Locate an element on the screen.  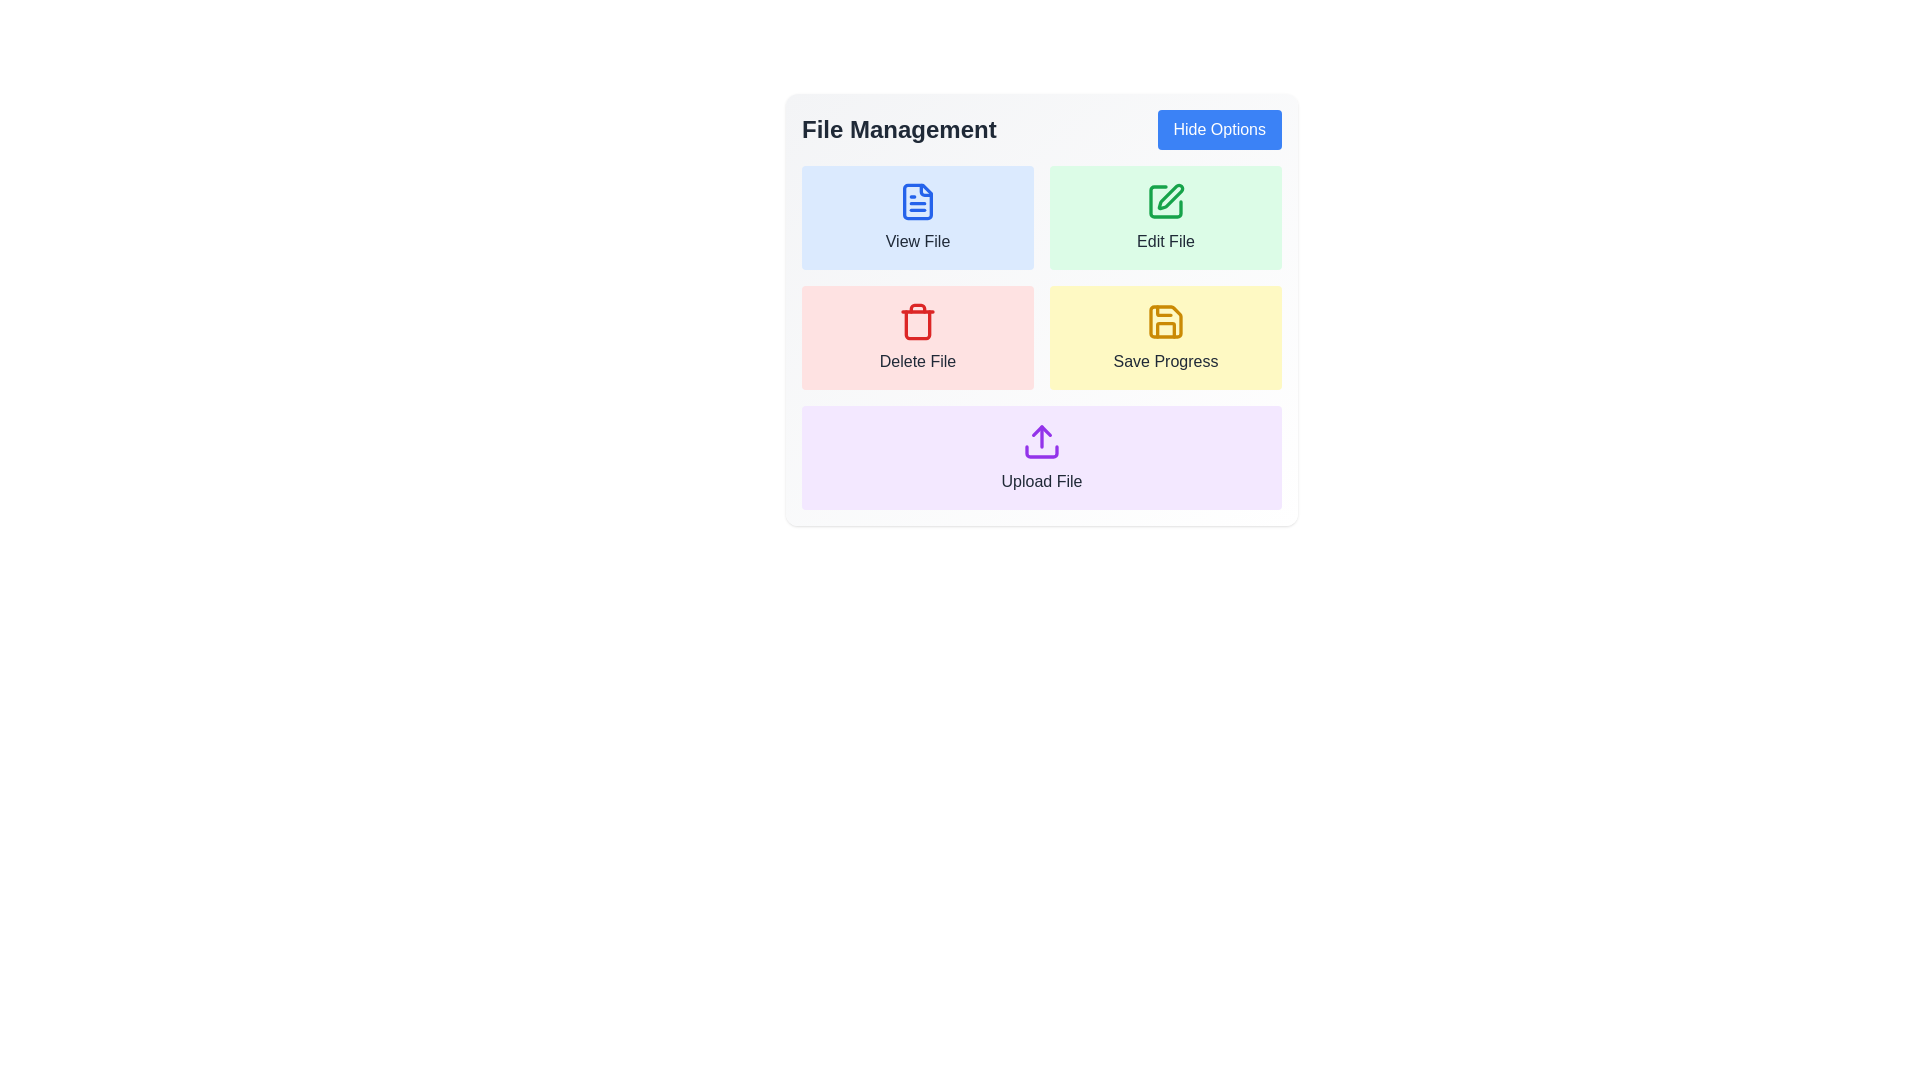
the trash bin icon within the red square button labeled 'Delete File', which is located in the second row, first column of the grid is located at coordinates (916, 320).